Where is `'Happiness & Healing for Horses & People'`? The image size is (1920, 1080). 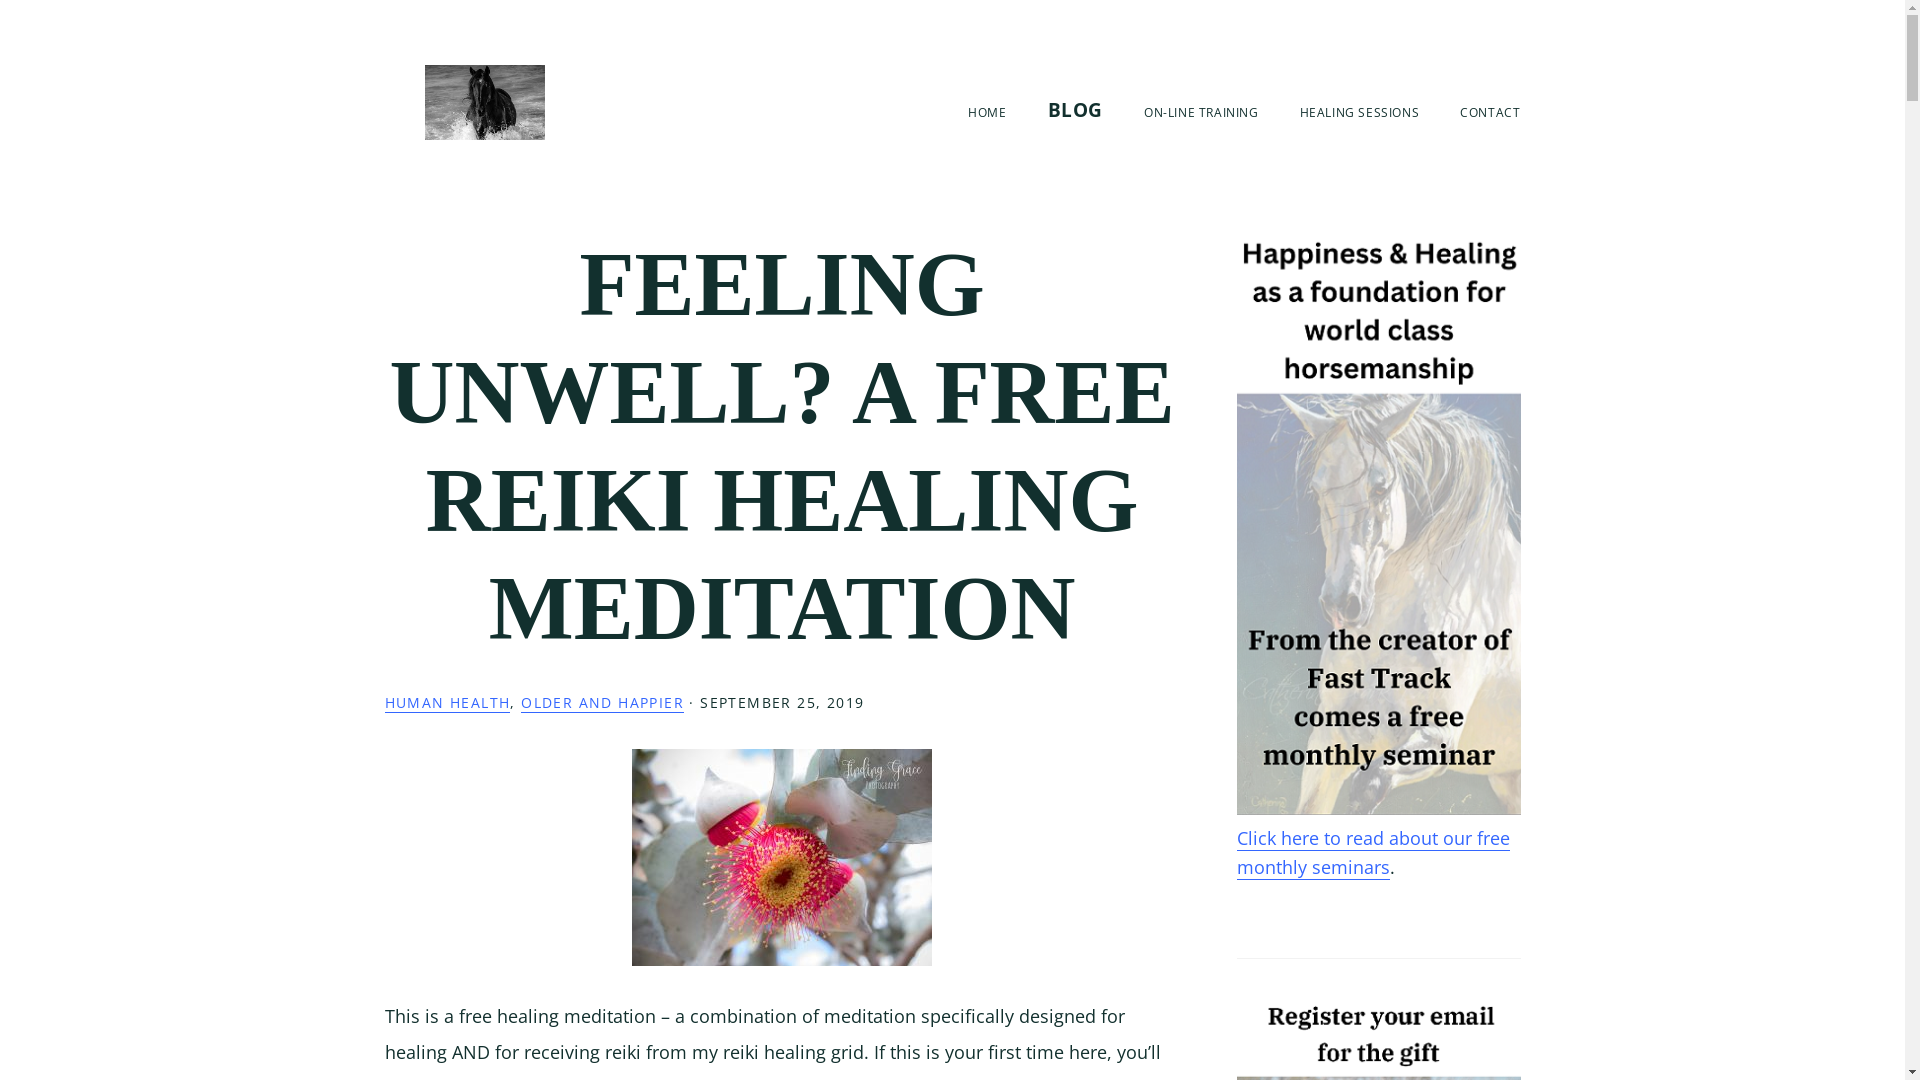
'Happiness & Healing for Horses & People' is located at coordinates (484, 102).